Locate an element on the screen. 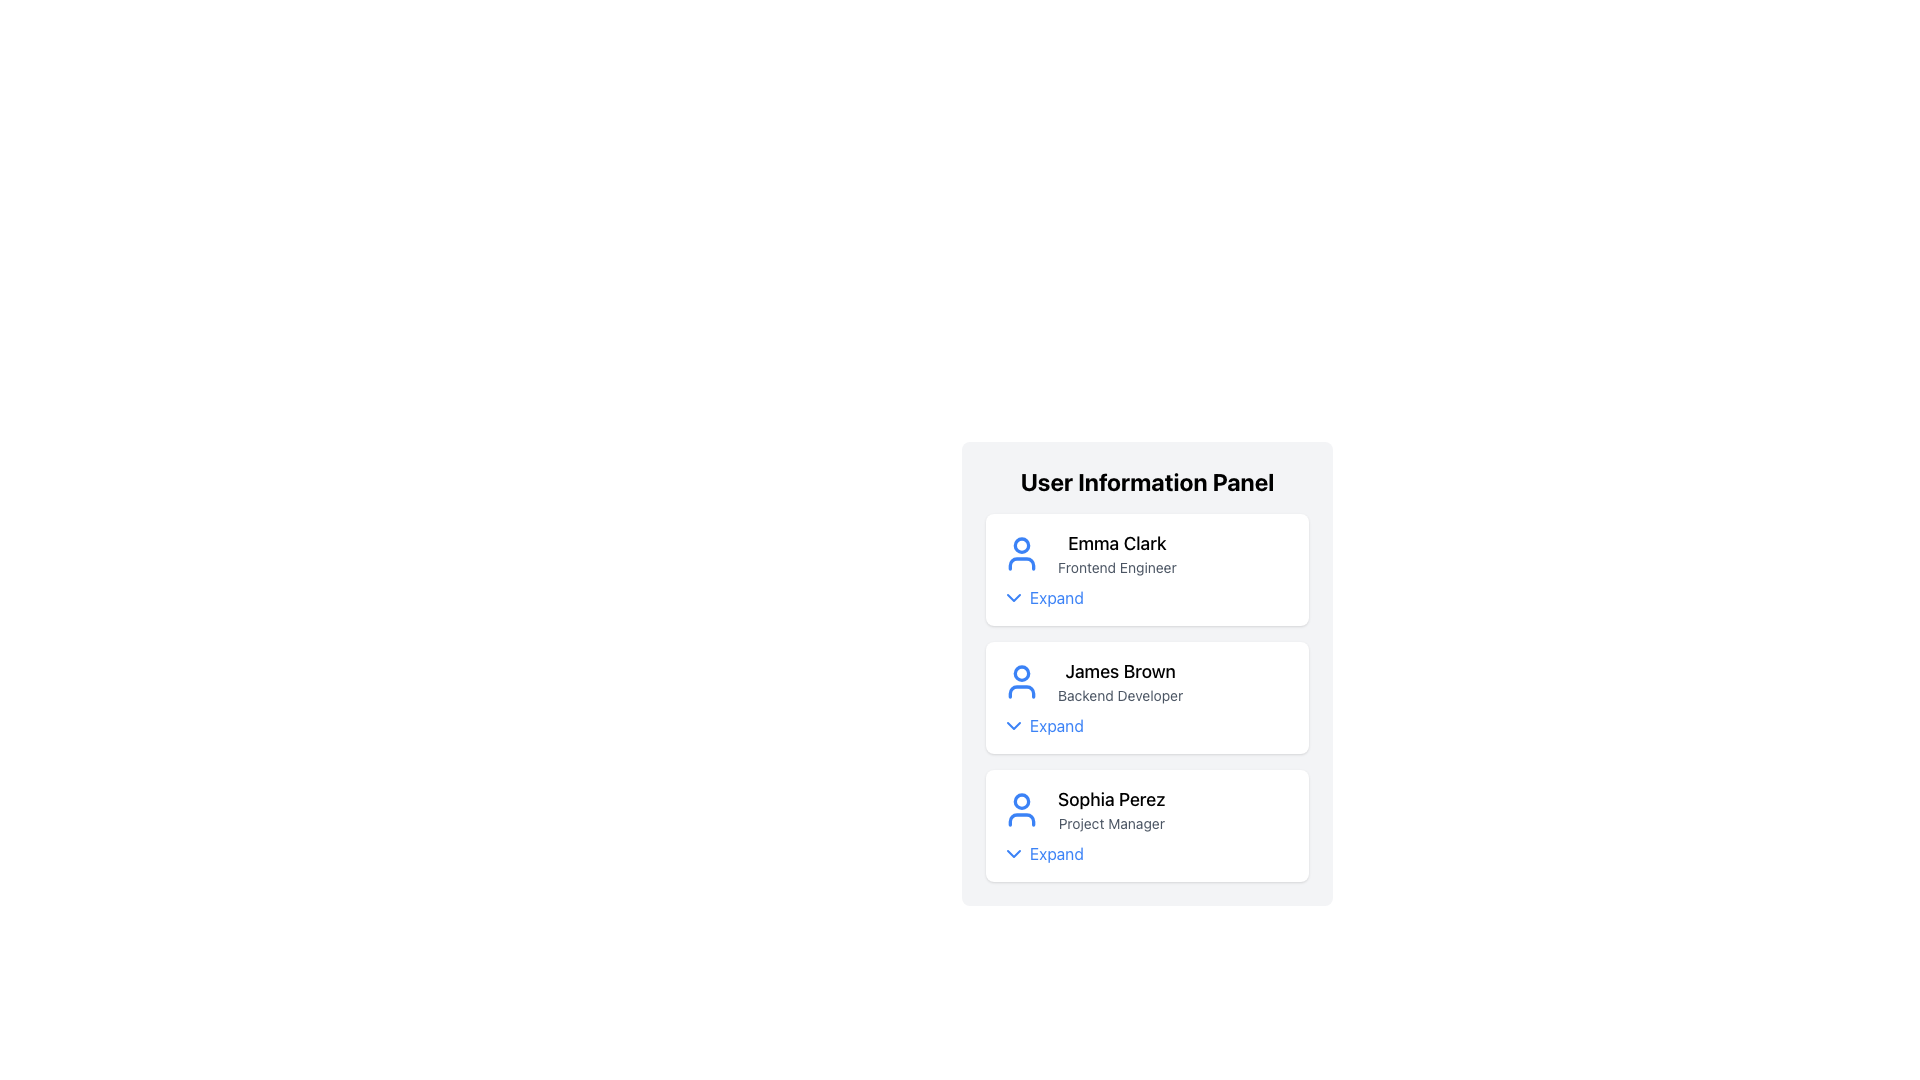  the User Information Display for James Brown, a Backend Developer is located at coordinates (1147, 681).